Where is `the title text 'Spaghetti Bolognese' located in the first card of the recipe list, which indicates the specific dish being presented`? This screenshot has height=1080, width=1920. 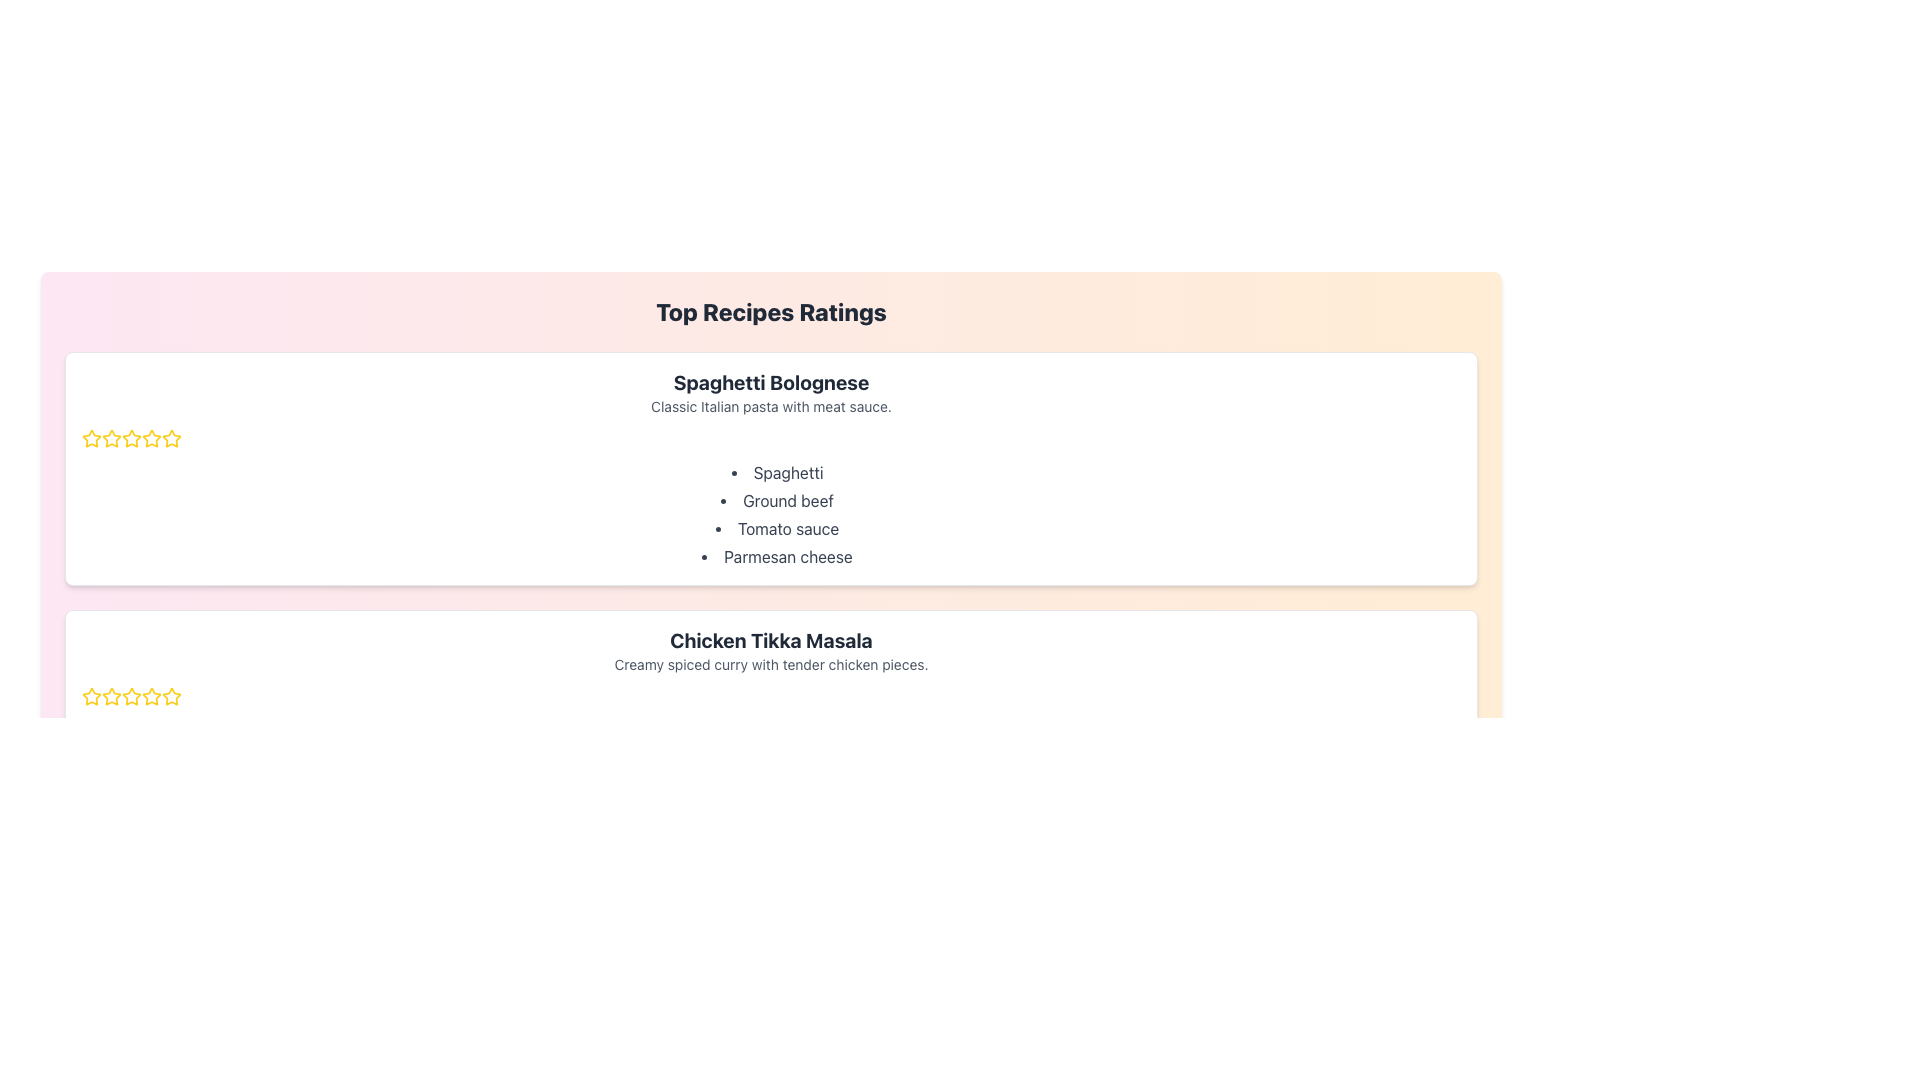
the title text 'Spaghetti Bolognese' located in the first card of the recipe list, which indicates the specific dish being presented is located at coordinates (770, 382).